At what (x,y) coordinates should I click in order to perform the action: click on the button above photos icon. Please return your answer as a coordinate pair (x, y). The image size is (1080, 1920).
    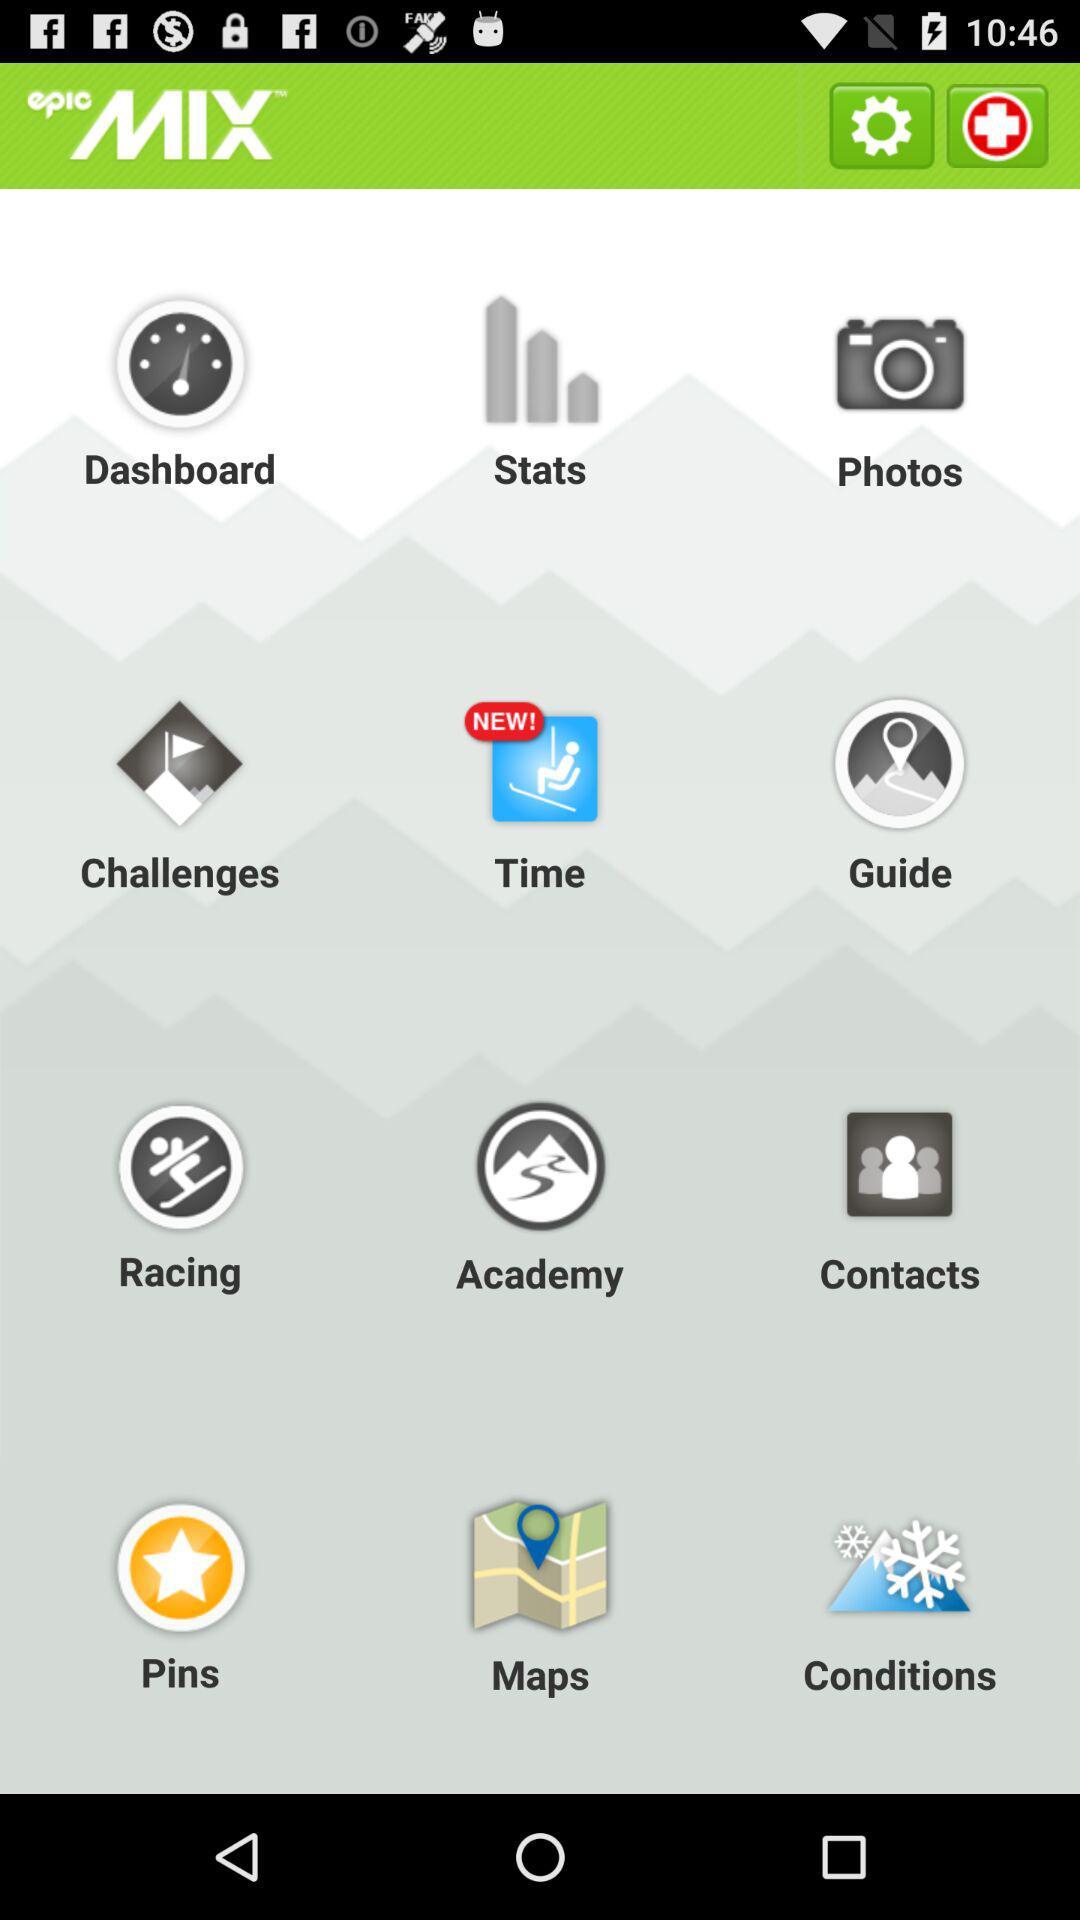
    Looking at the image, I should click on (996, 124).